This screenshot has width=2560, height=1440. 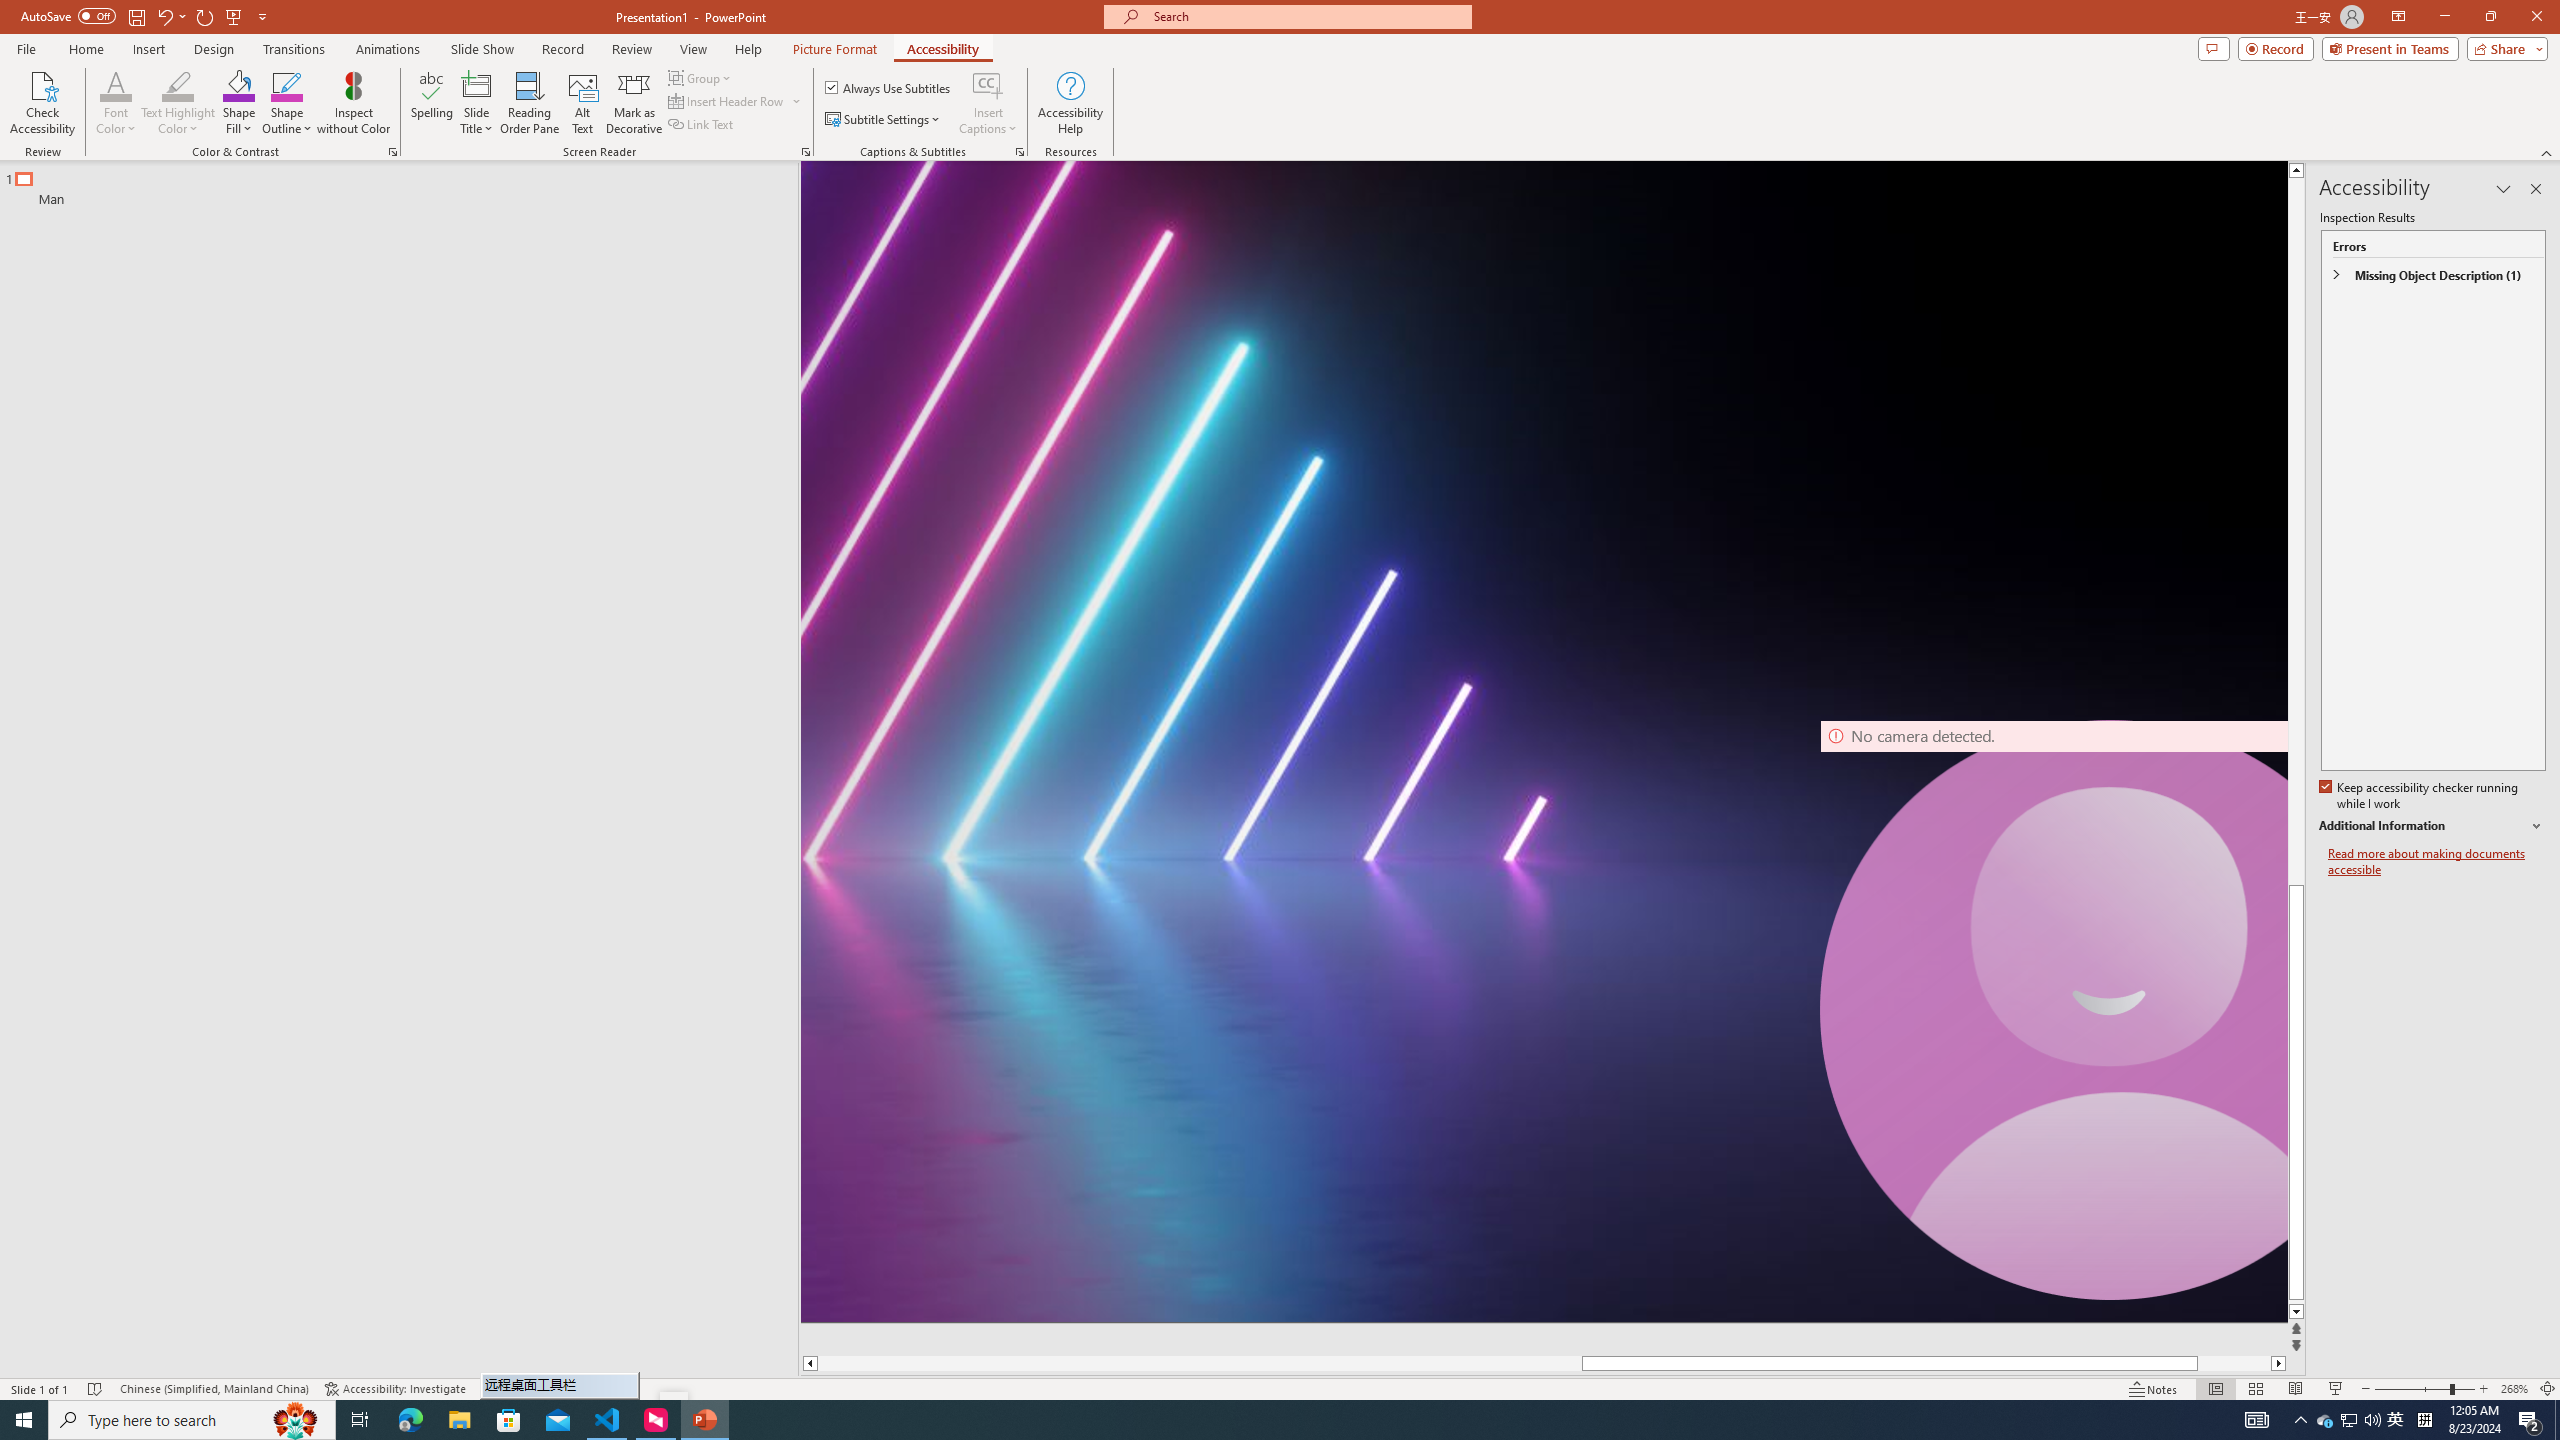 I want to click on 'System', so click(x=11, y=9).